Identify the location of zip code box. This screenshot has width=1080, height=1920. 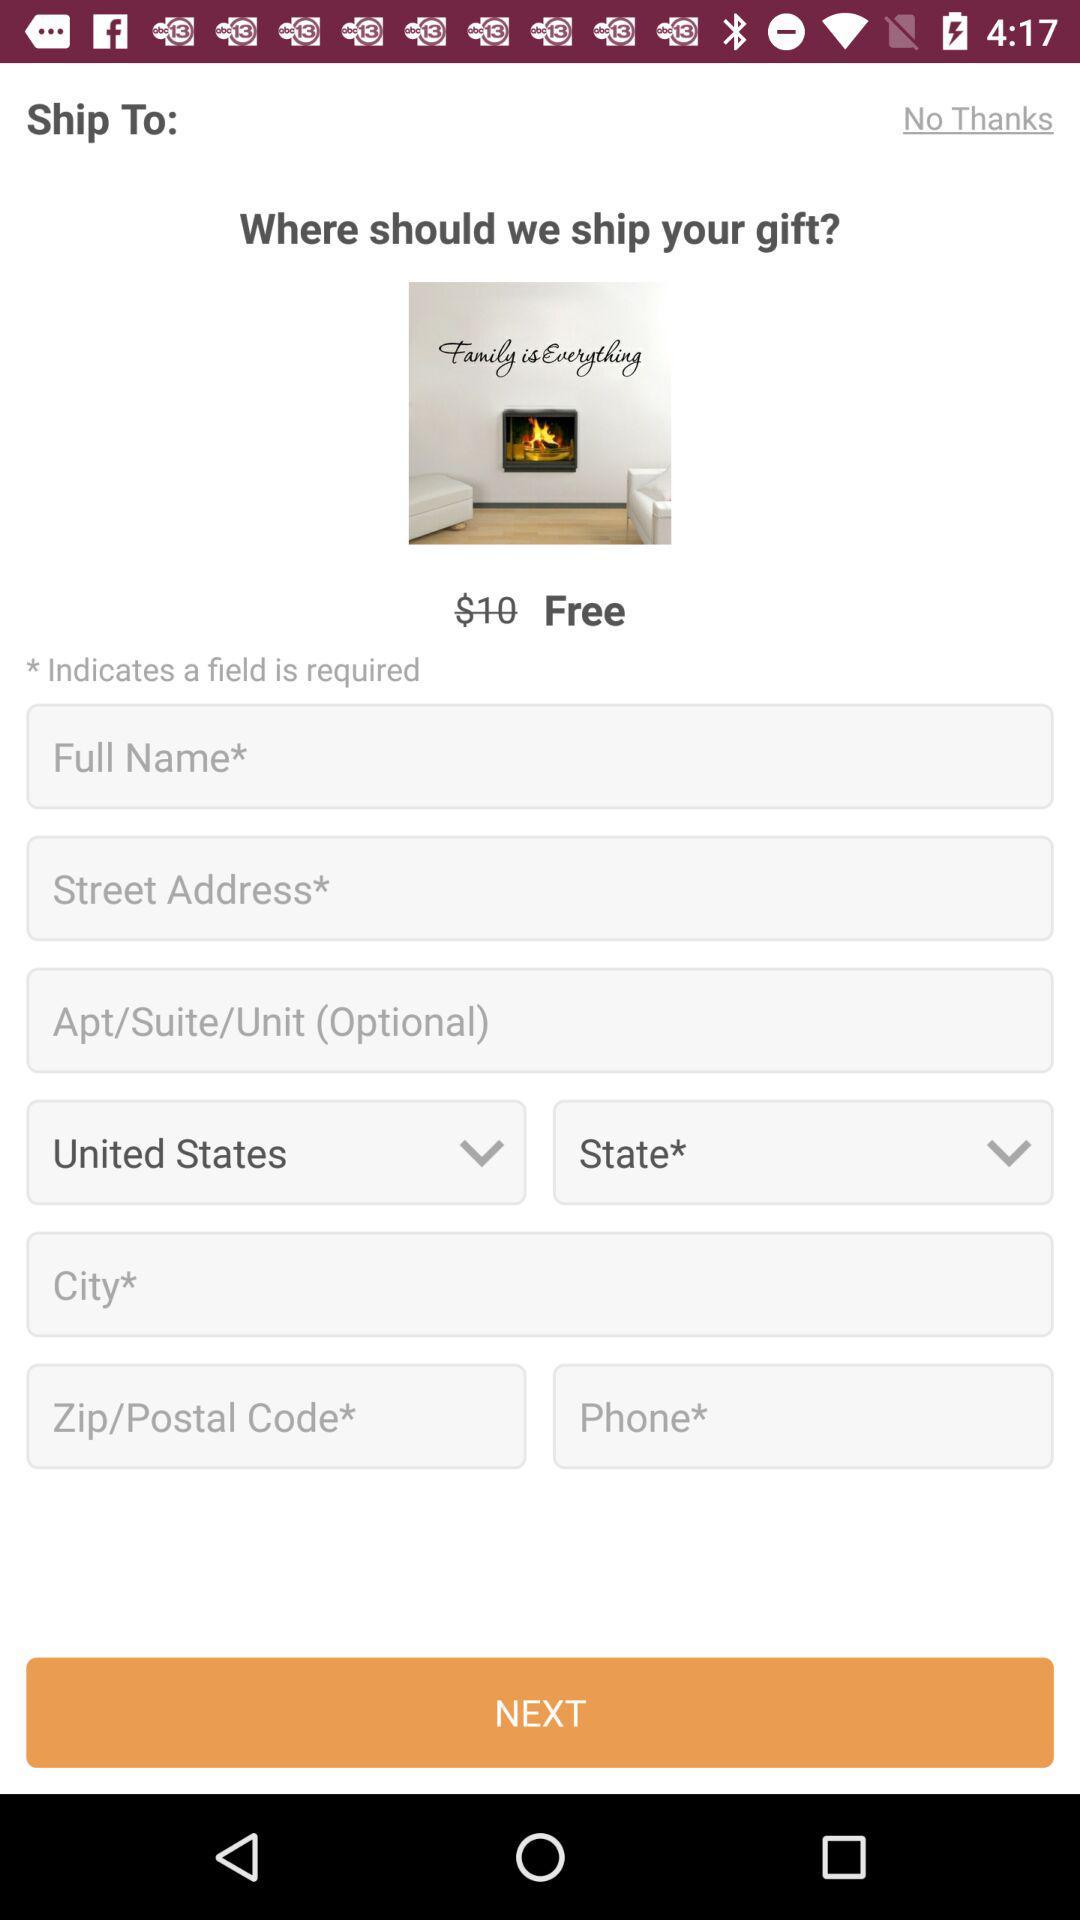
(276, 1415).